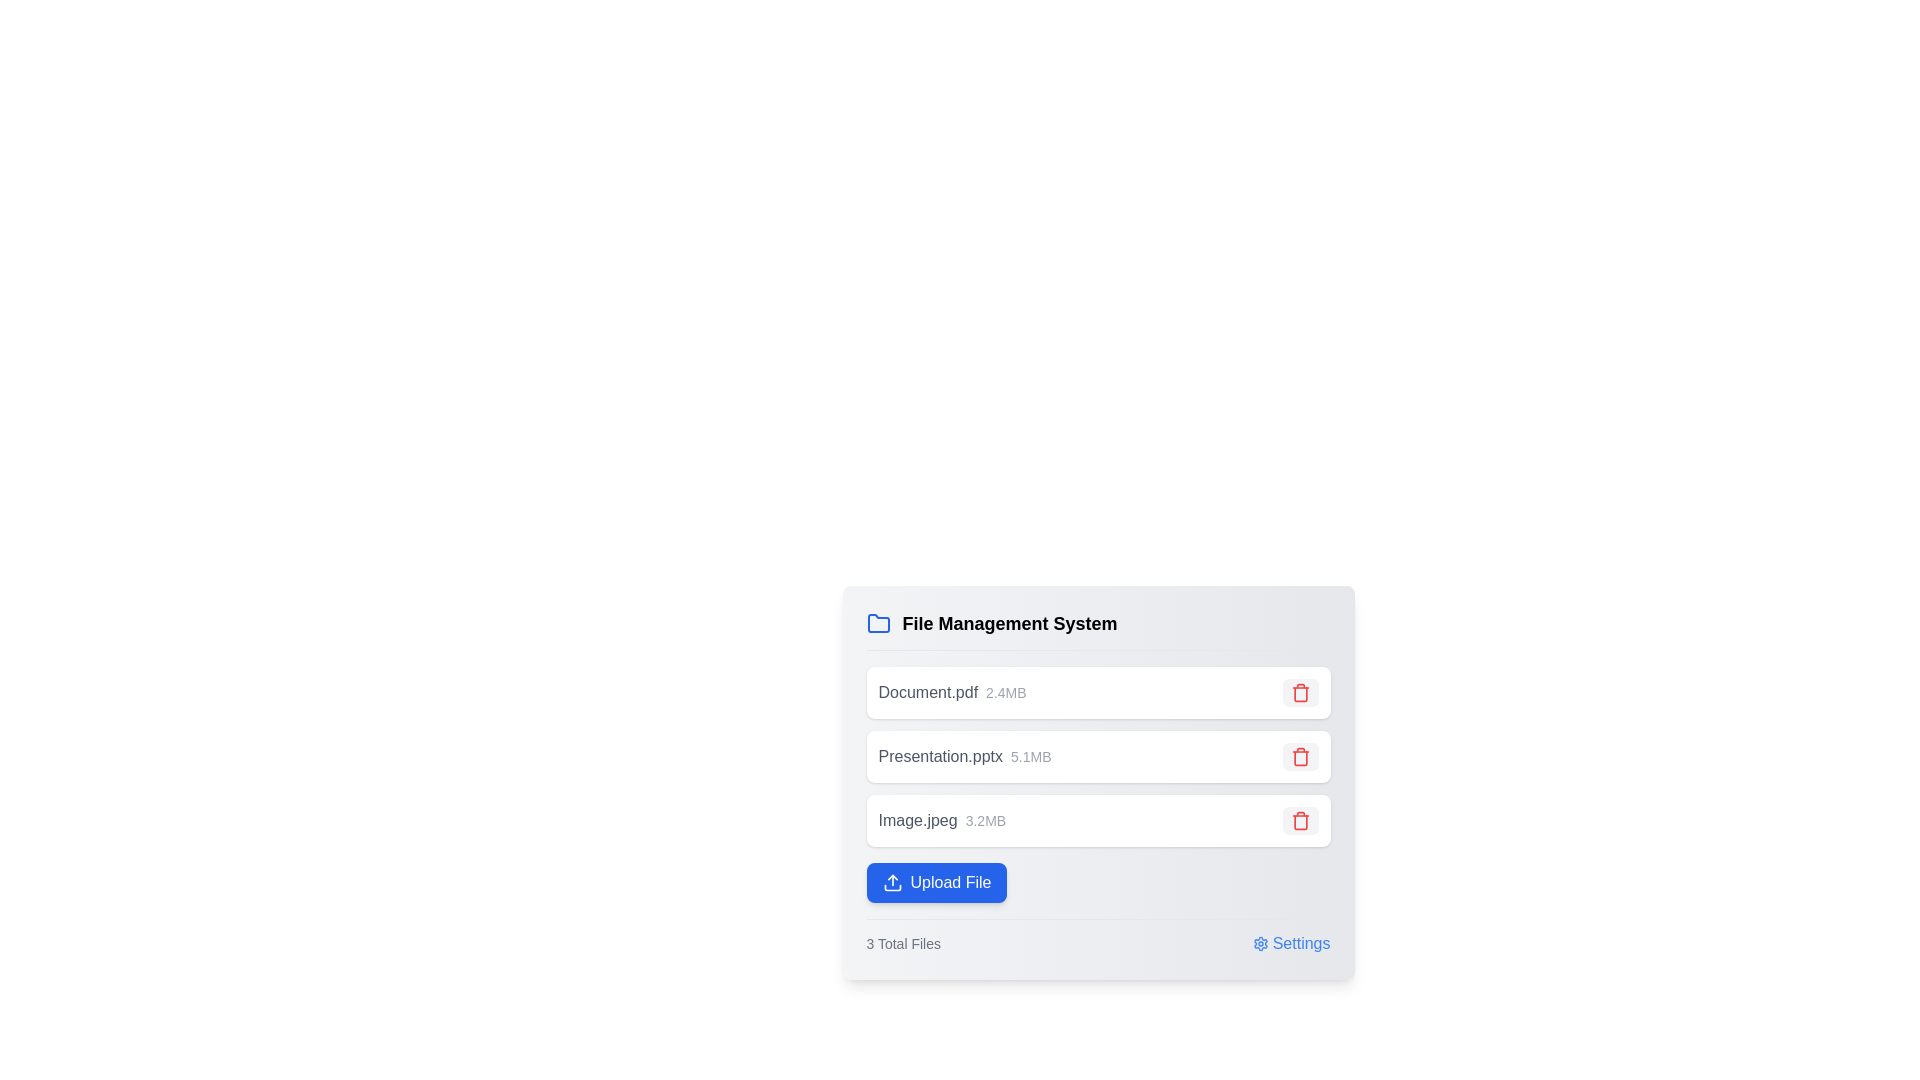 This screenshot has height=1080, width=1920. I want to click on the third file entry card, so click(1097, 821).